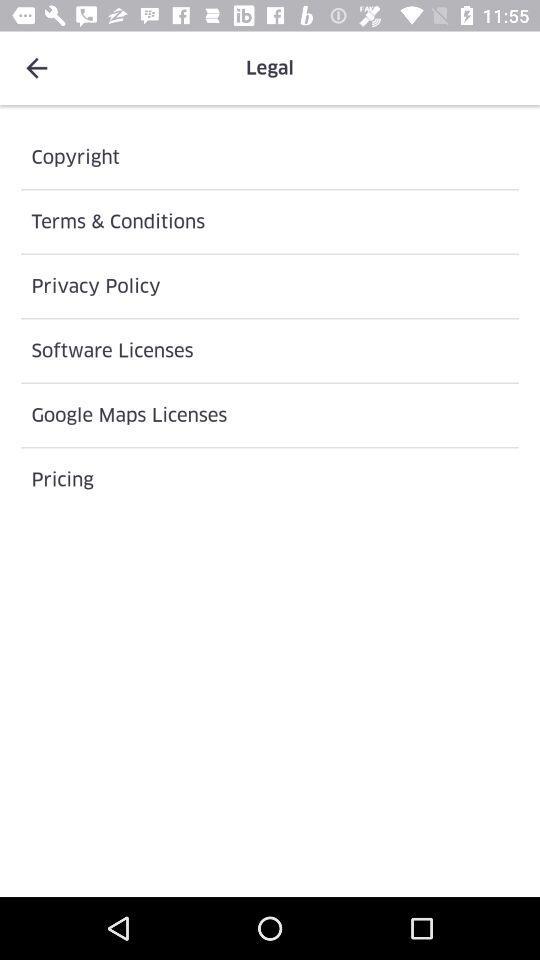 This screenshot has height=960, width=540. What do you see at coordinates (270, 285) in the screenshot?
I see `the privacy policy` at bounding box center [270, 285].